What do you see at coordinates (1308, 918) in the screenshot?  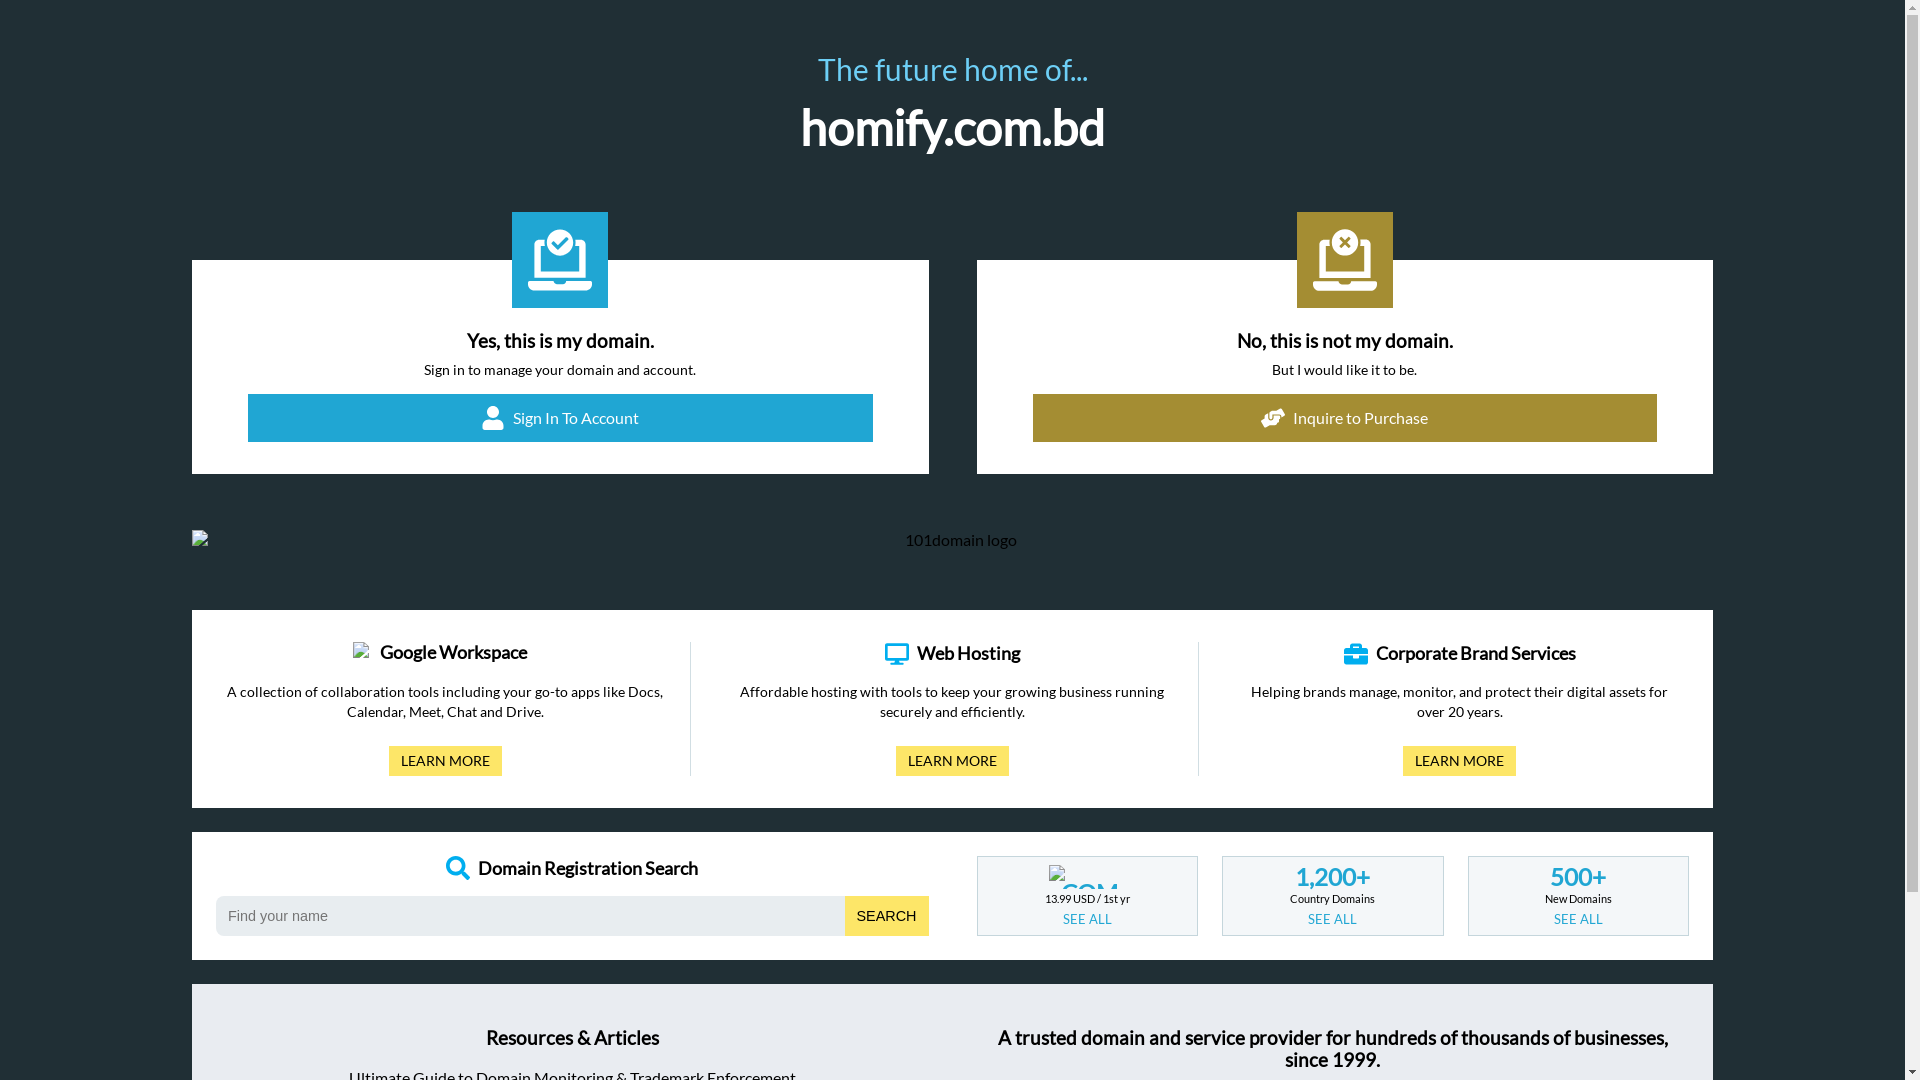 I see `'SEE ALL'` at bounding box center [1308, 918].